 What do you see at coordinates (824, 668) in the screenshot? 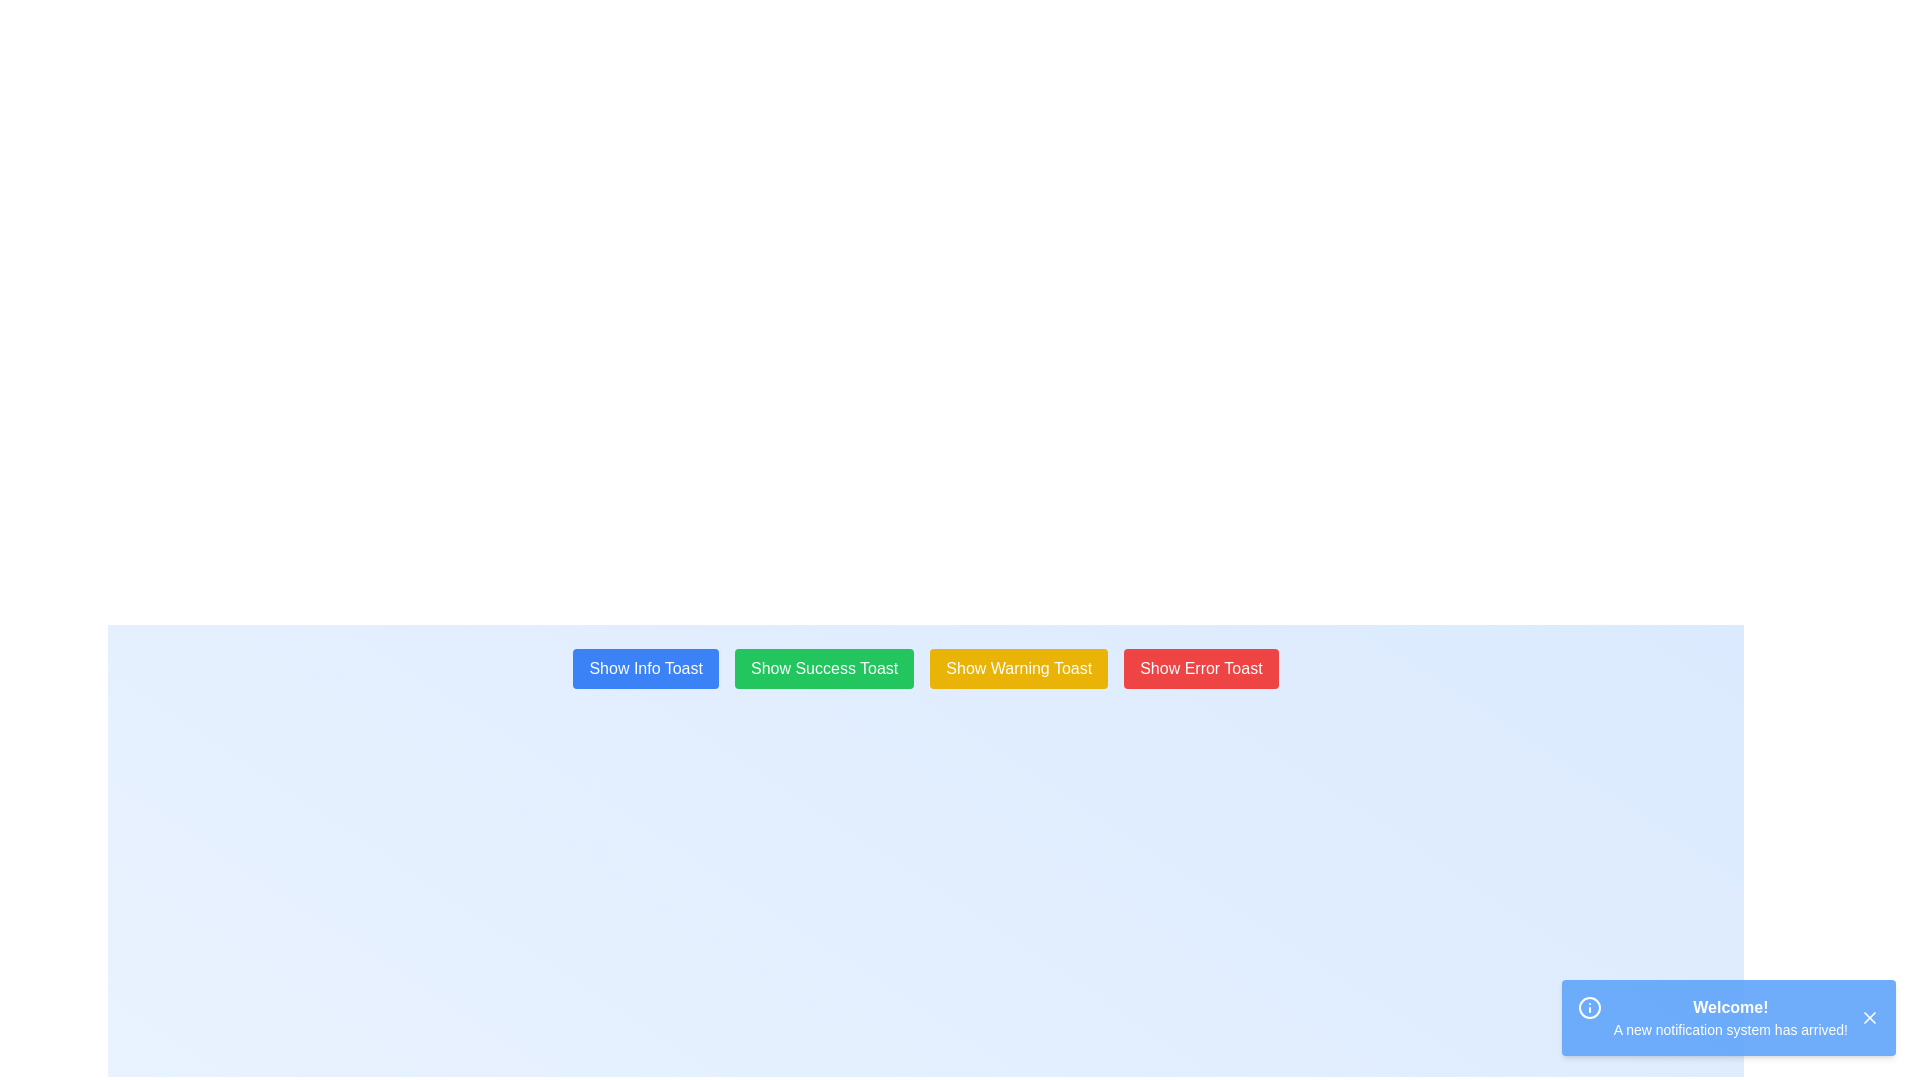
I see `the second button in the horizontal row` at bounding box center [824, 668].